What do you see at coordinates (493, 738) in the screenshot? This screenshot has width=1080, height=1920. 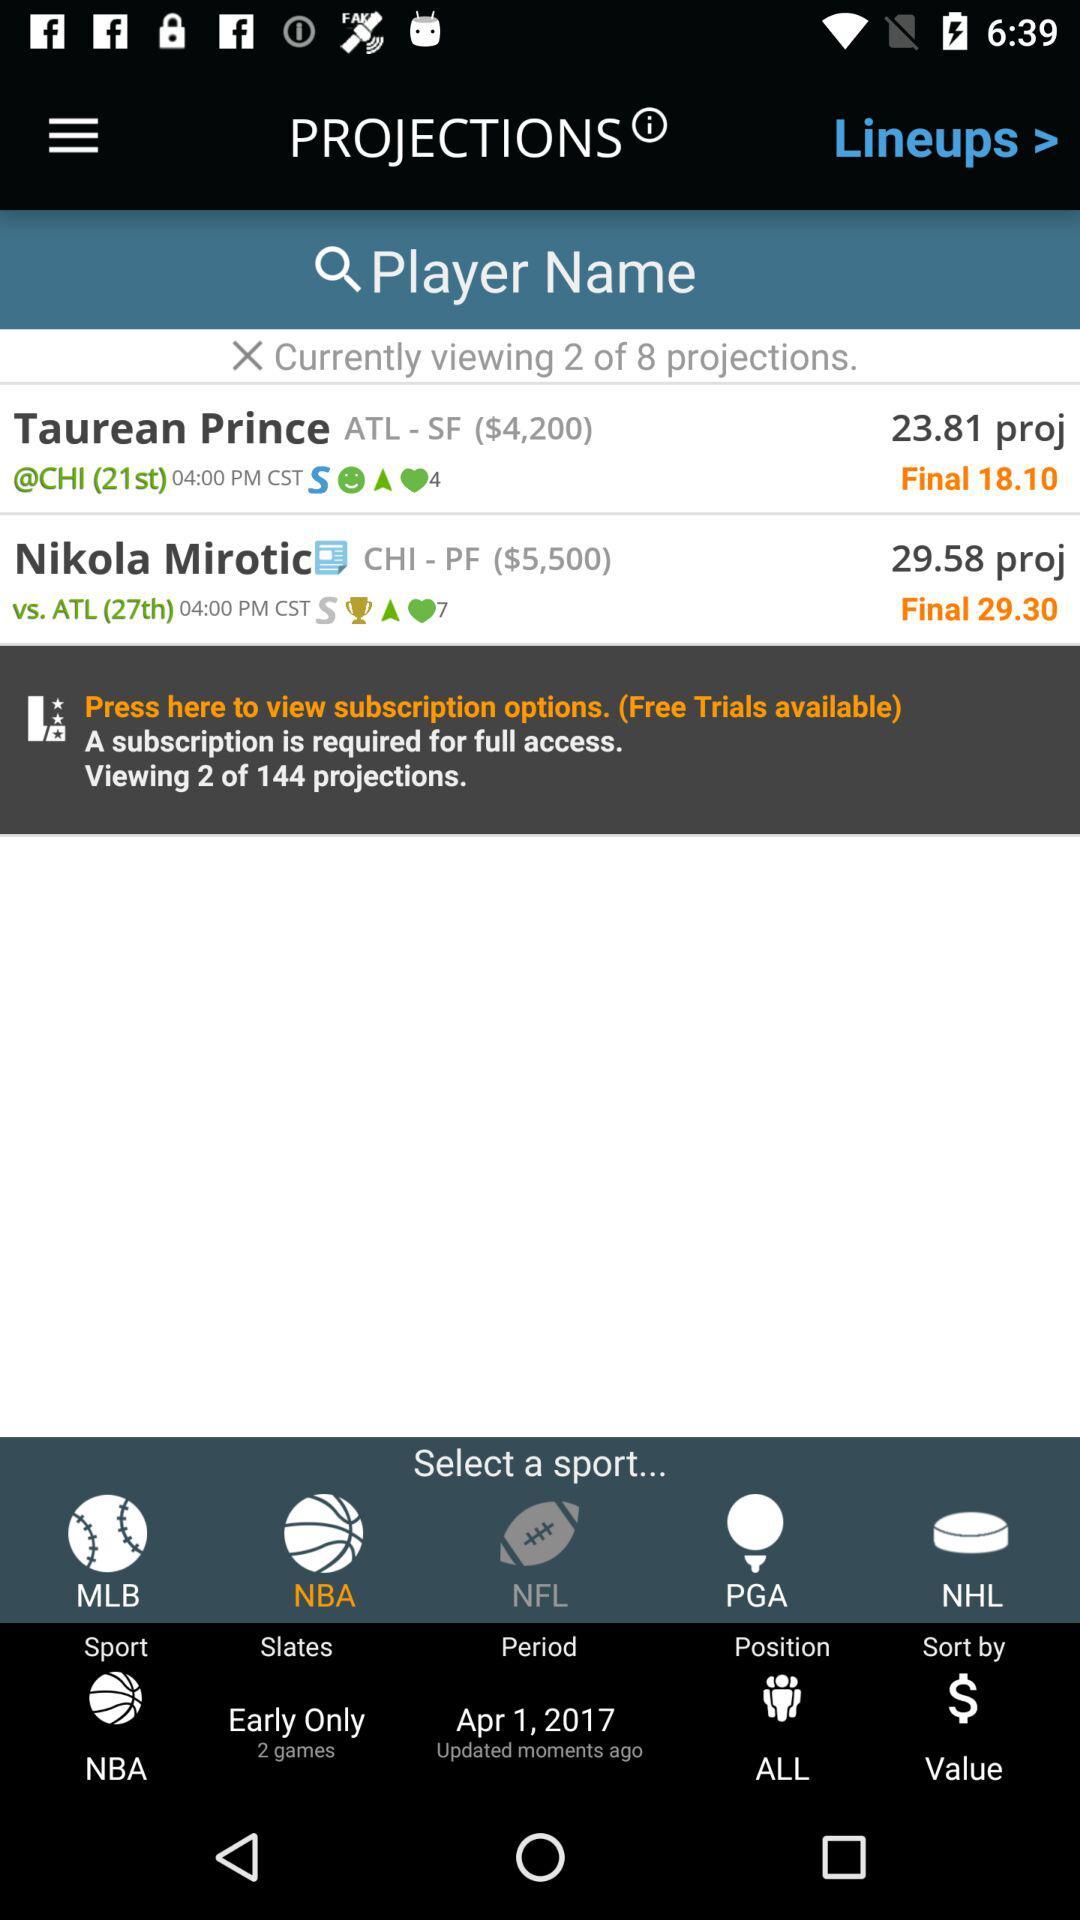 I see `the icon below final 29.30` at bounding box center [493, 738].